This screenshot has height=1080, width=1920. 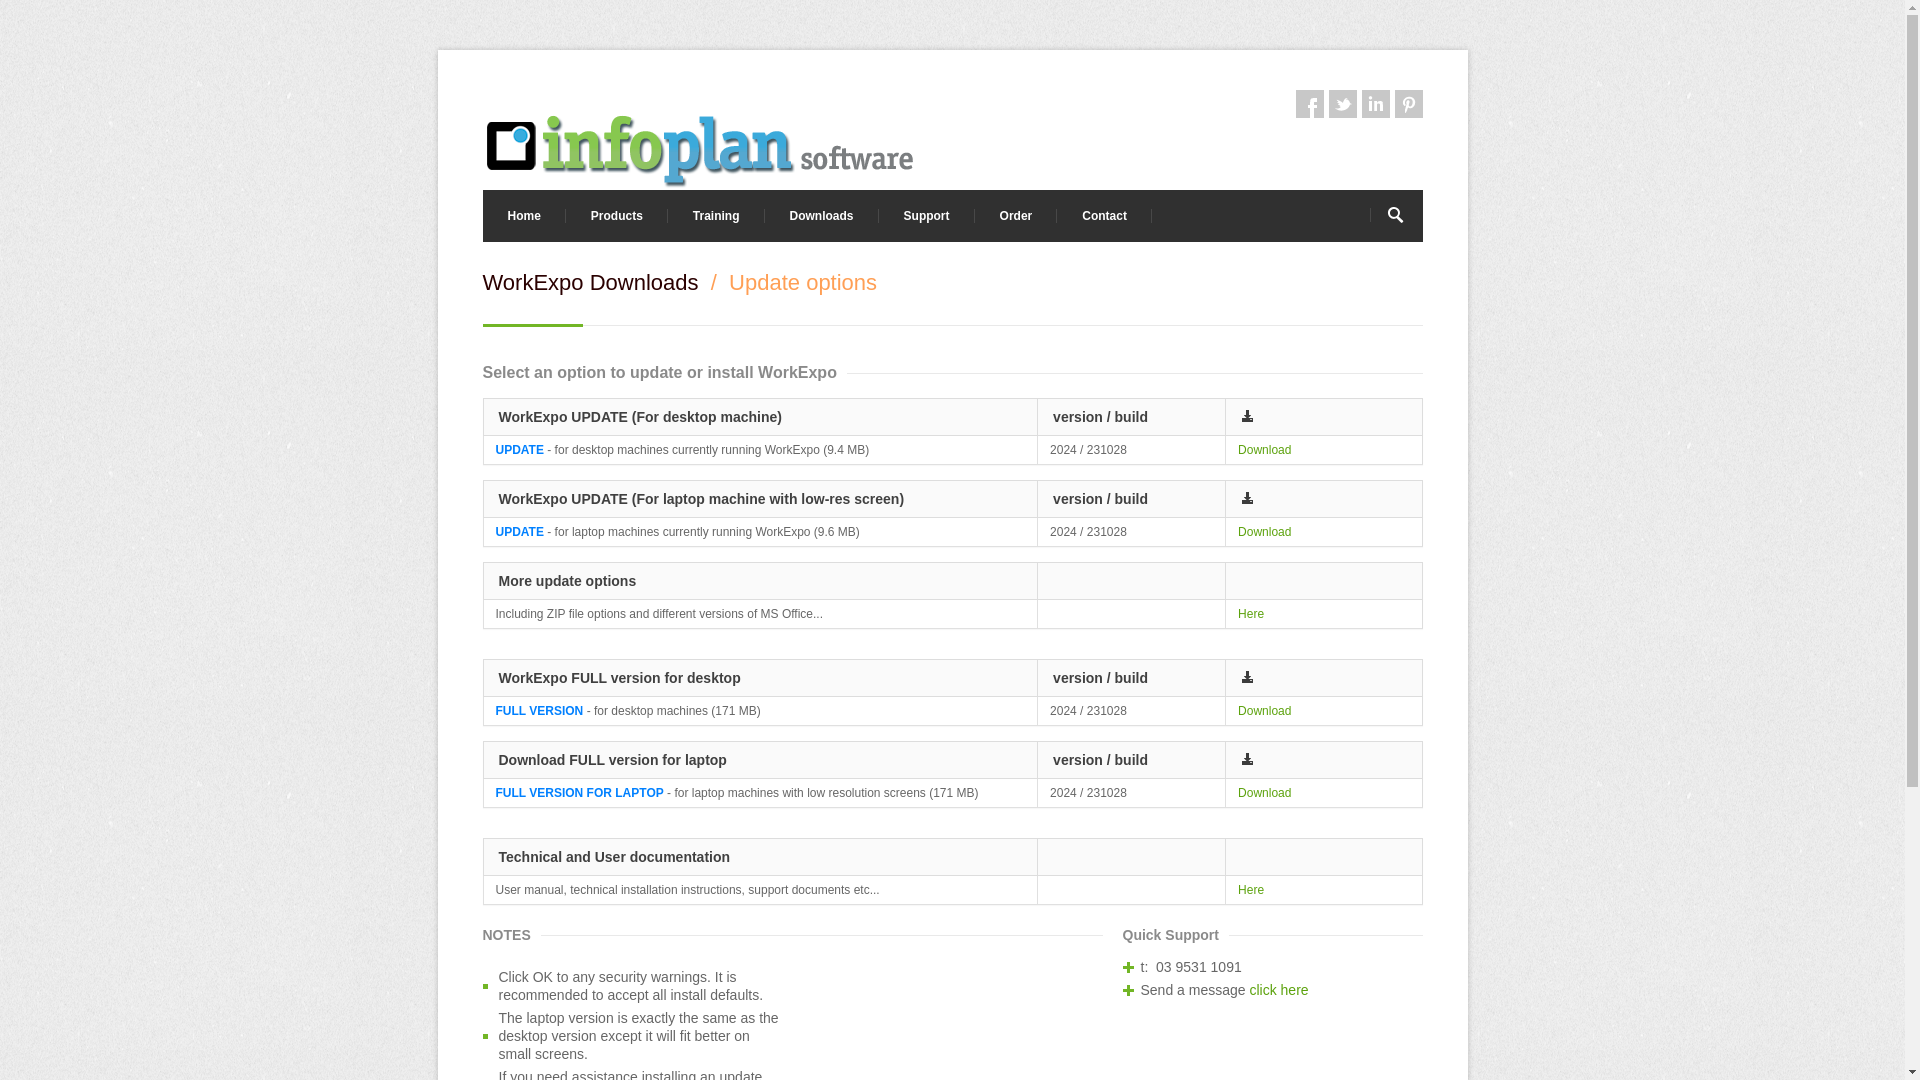 What do you see at coordinates (1375, 104) in the screenshot?
I see `'LinkedIn'` at bounding box center [1375, 104].